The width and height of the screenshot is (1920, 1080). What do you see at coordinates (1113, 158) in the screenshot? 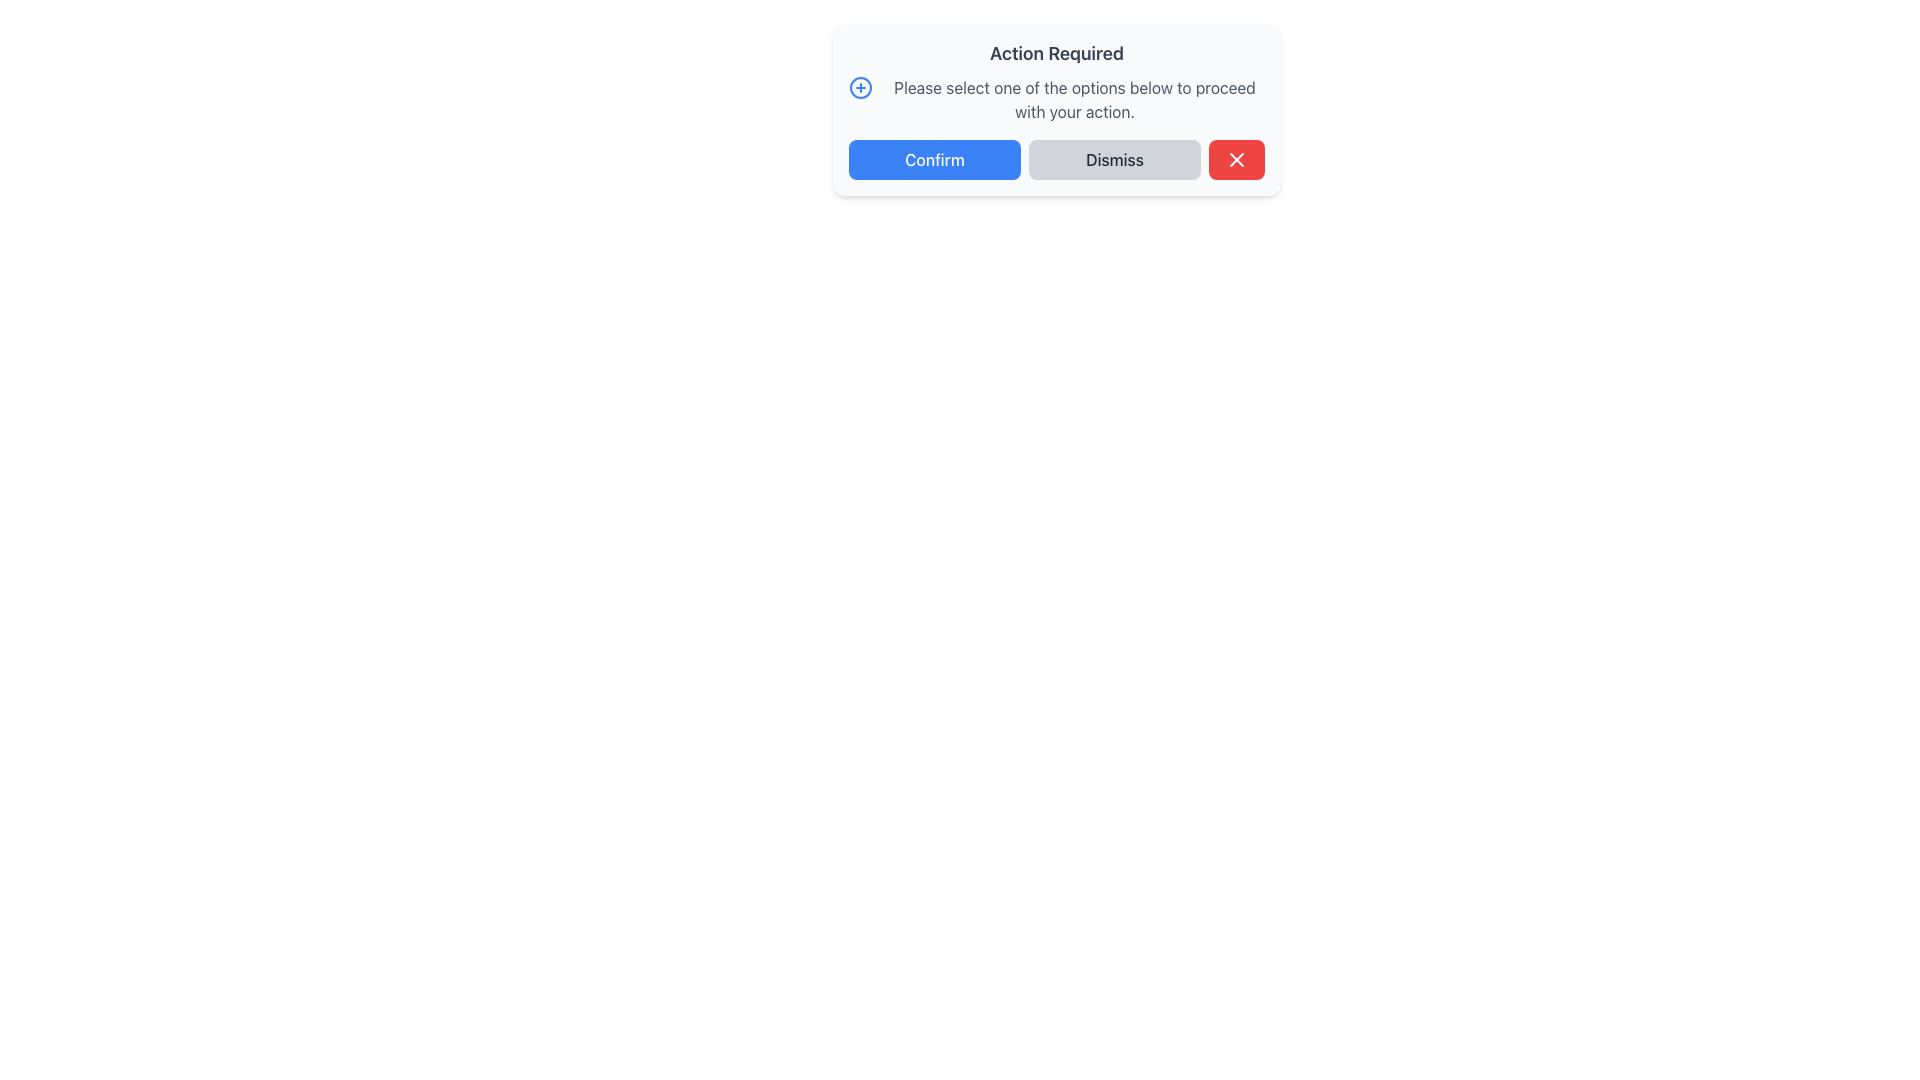
I see `the middle dismiss button in the action button group of the 'Action Required' dialog box to change its background color` at bounding box center [1113, 158].